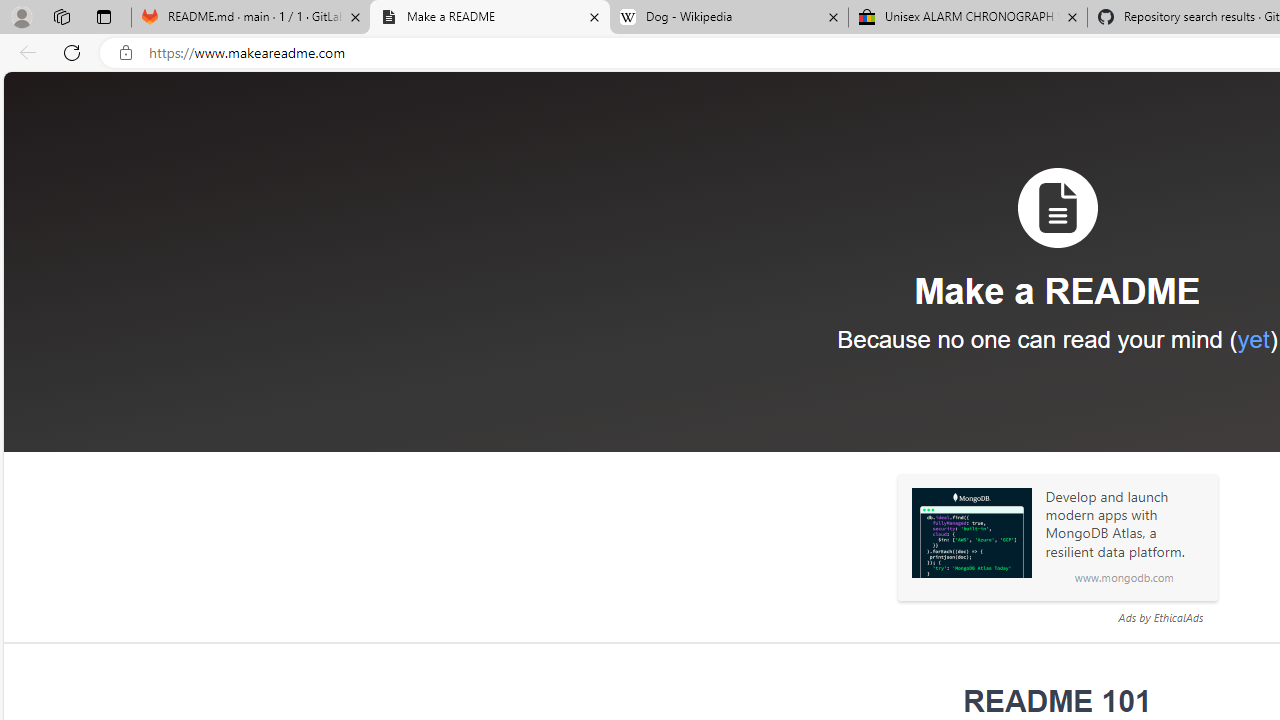 This screenshot has width=1280, height=720. Describe the element at coordinates (1252, 338) in the screenshot. I see `'yet'` at that location.